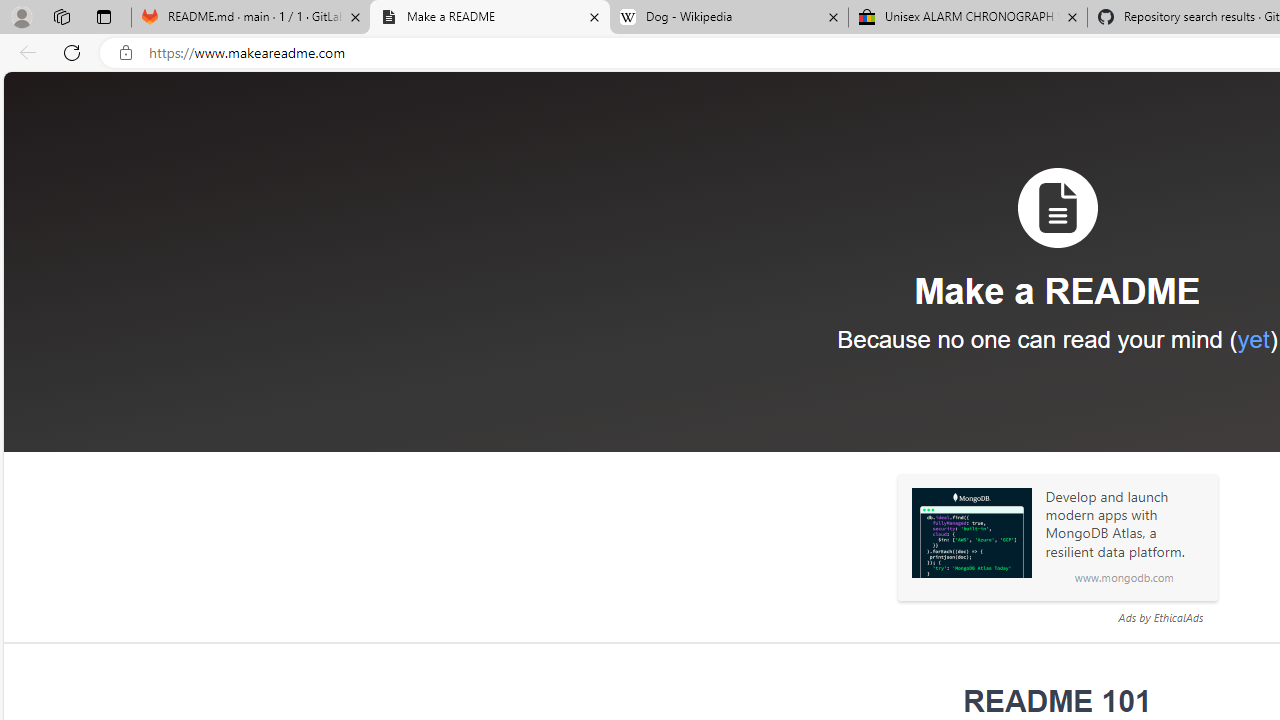 This screenshot has width=1280, height=720. Describe the element at coordinates (1252, 338) in the screenshot. I see `'yet'` at that location.